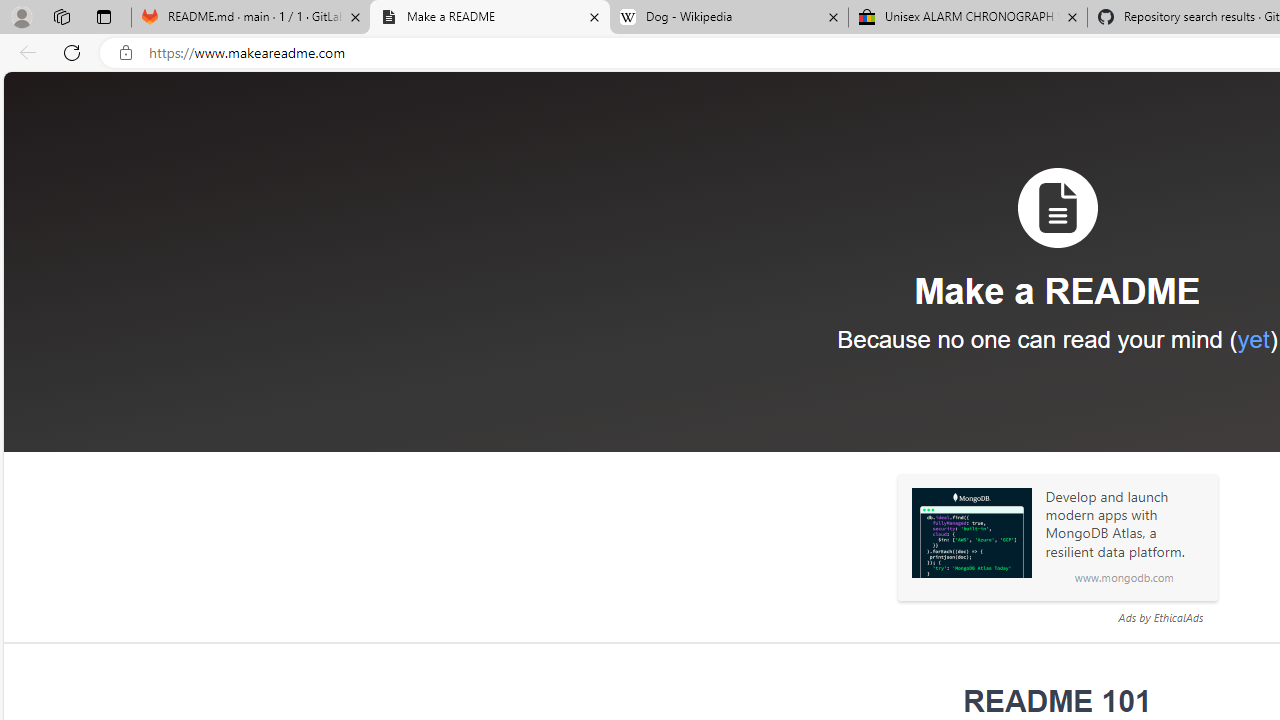 This screenshot has width=1280, height=720. Describe the element at coordinates (1252, 338) in the screenshot. I see `'yet'` at that location.